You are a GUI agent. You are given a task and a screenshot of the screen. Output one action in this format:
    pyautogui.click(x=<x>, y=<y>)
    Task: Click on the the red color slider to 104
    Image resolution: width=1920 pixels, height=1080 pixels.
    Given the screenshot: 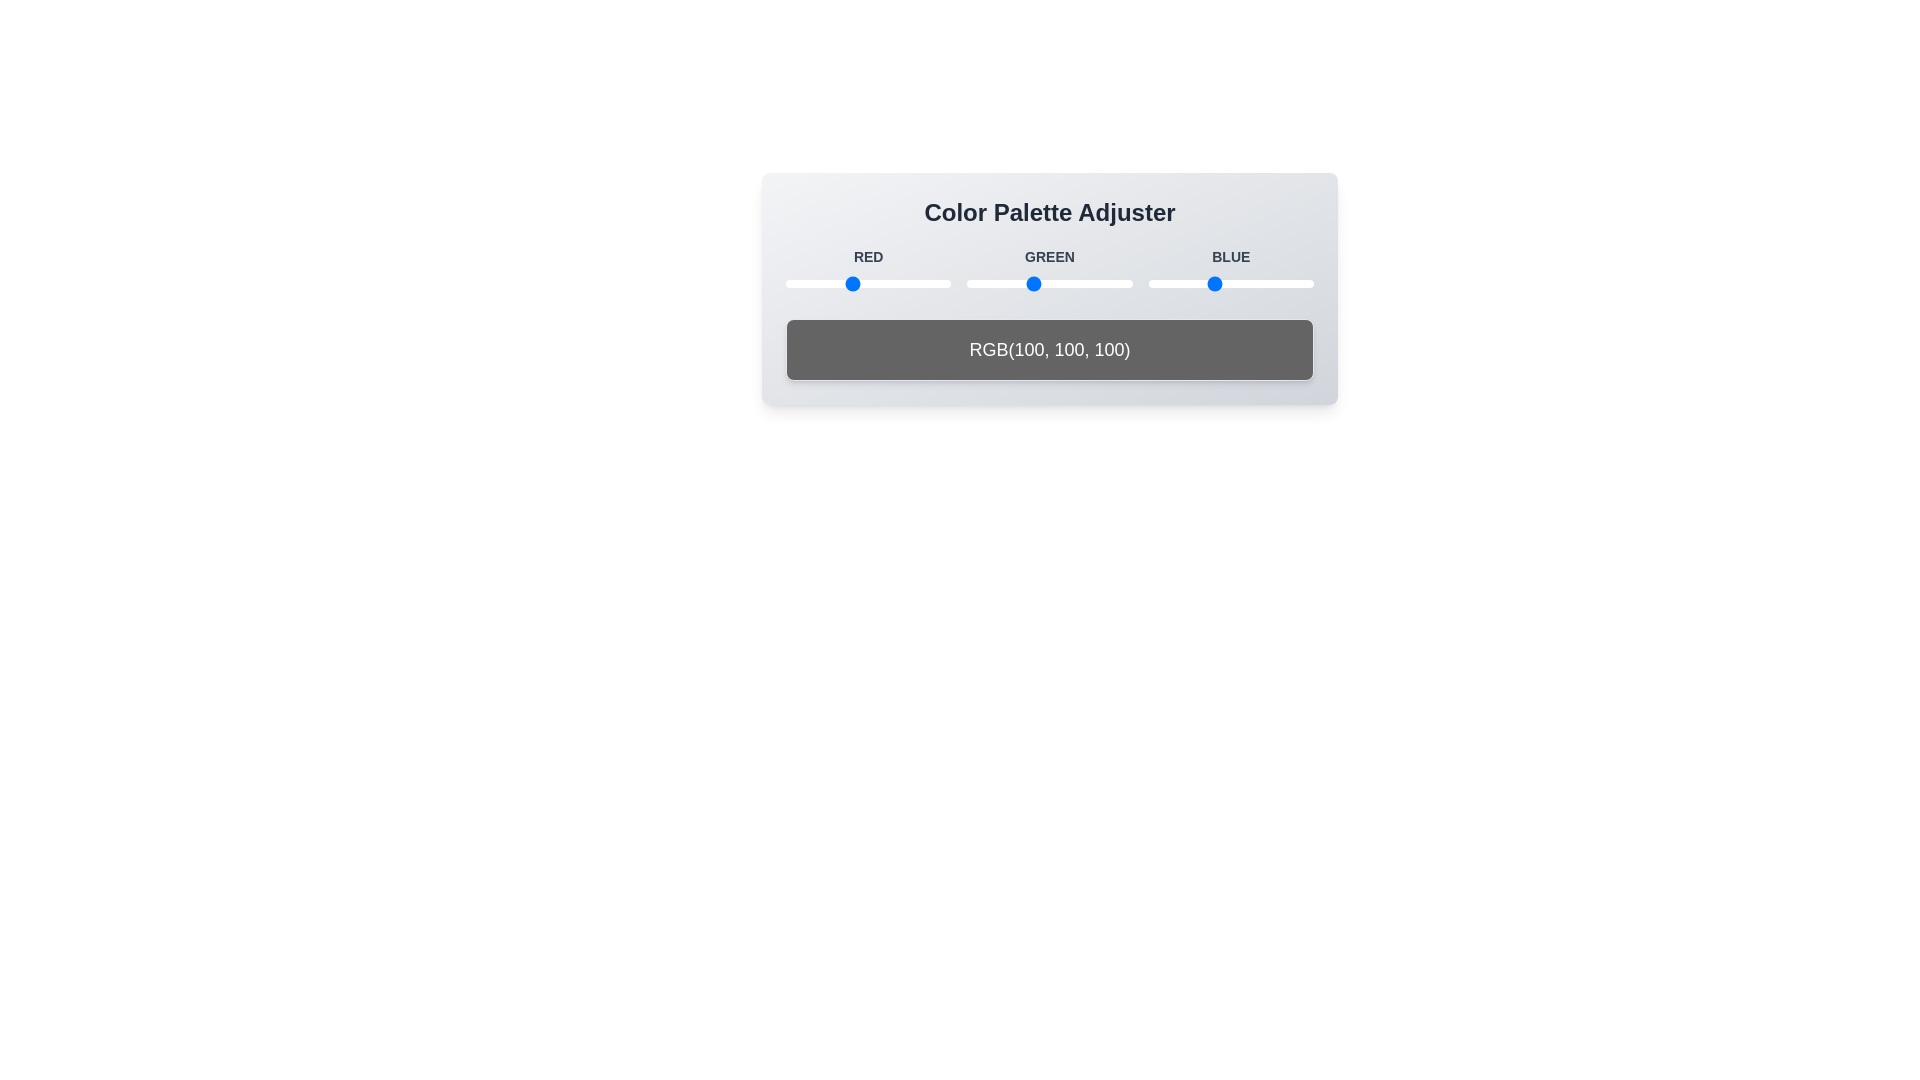 What is the action you would take?
    pyautogui.click(x=853, y=284)
    